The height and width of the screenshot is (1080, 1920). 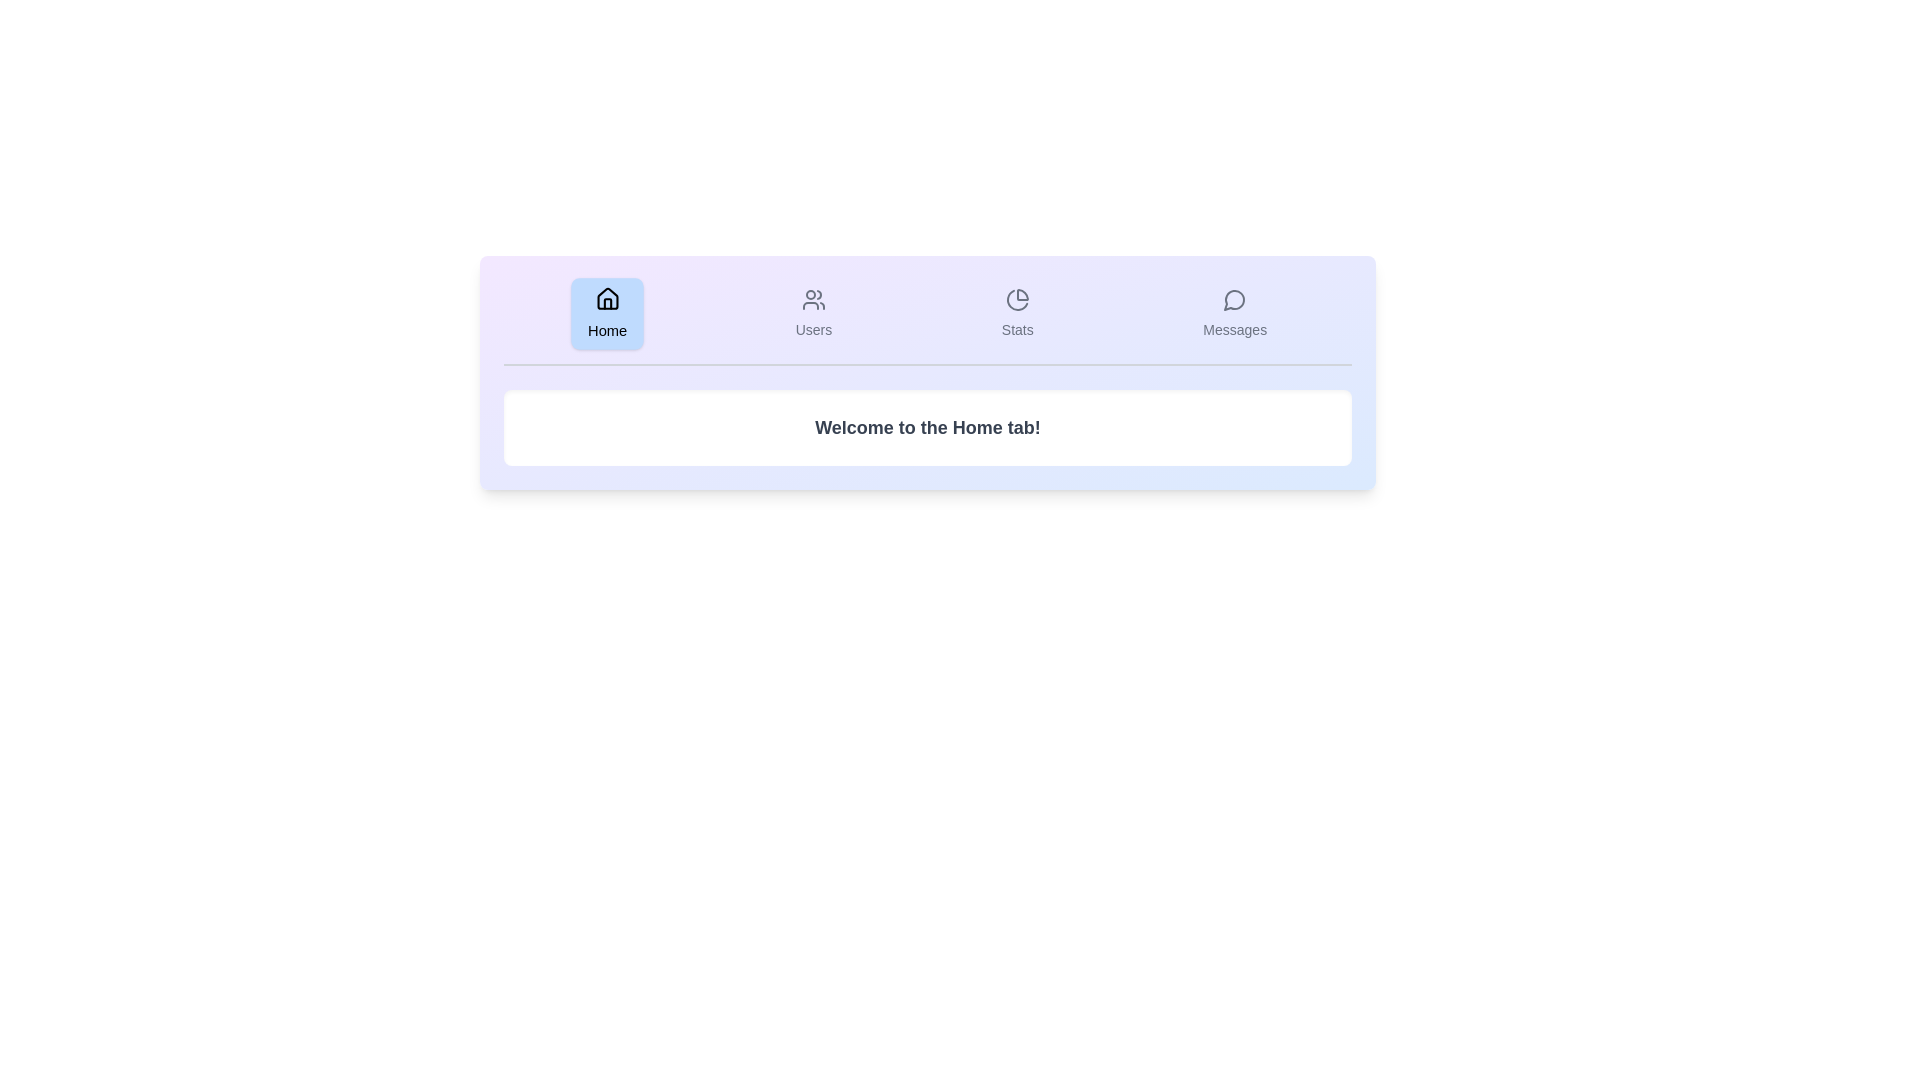 What do you see at coordinates (814, 313) in the screenshot?
I see `the view corresponding to the tab Users` at bounding box center [814, 313].